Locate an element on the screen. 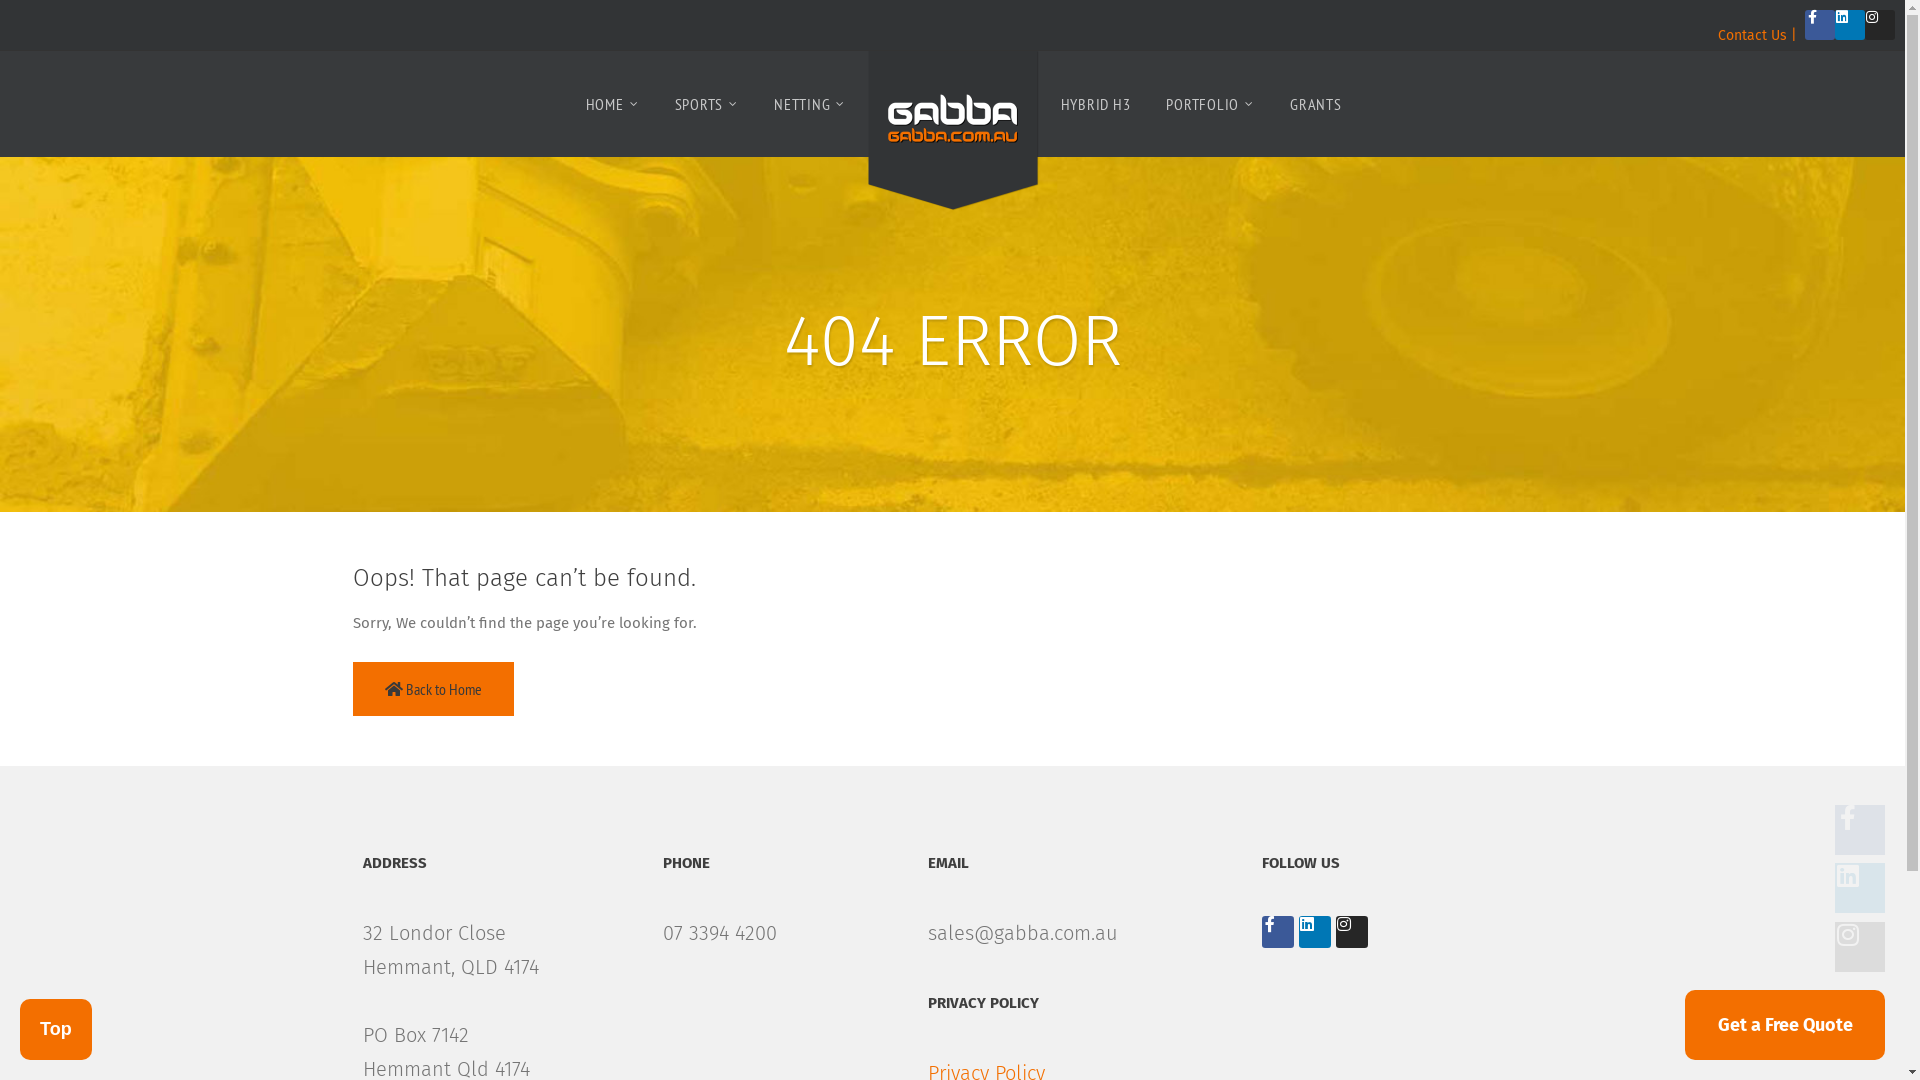 The height and width of the screenshot is (1080, 1920). 'HYBRID H3' is located at coordinates (1094, 104).